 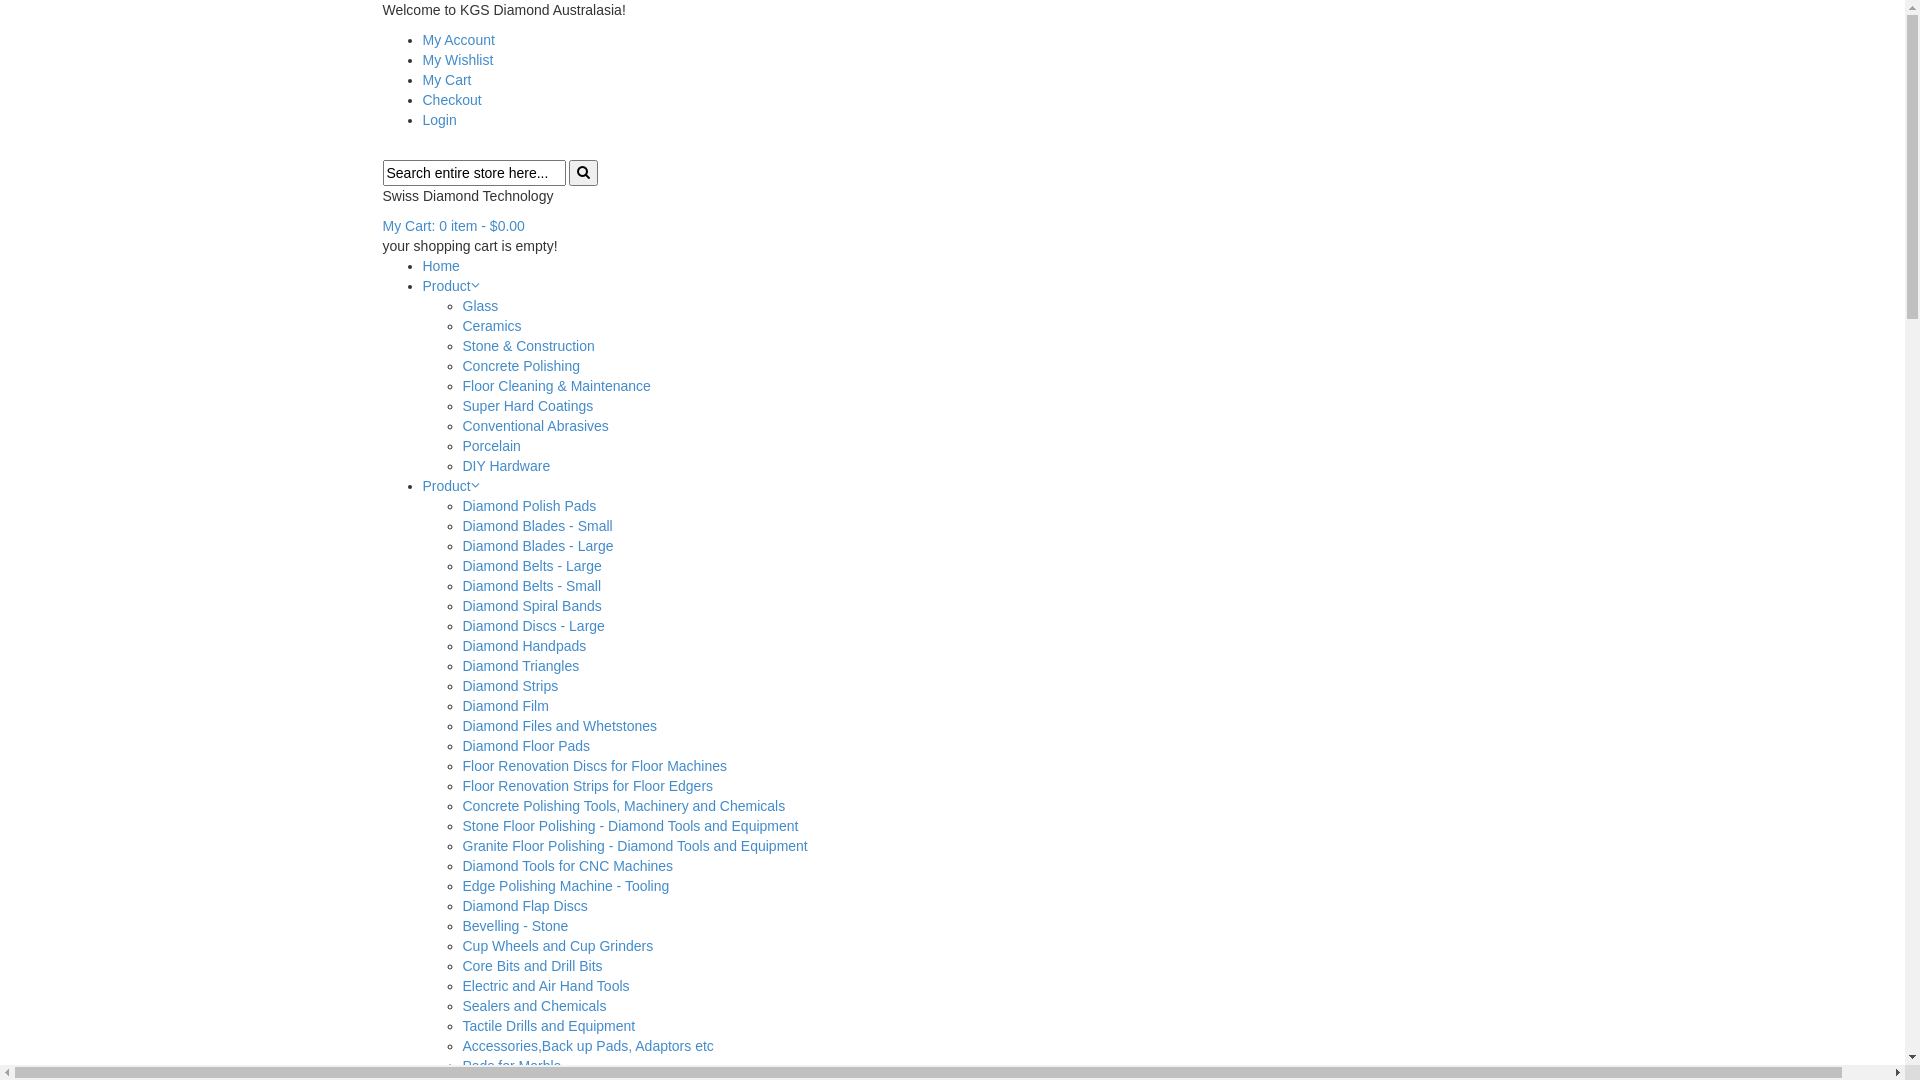 I want to click on 'Concrete Polishing Tools, Machinery and Chemicals', so click(x=622, y=805).